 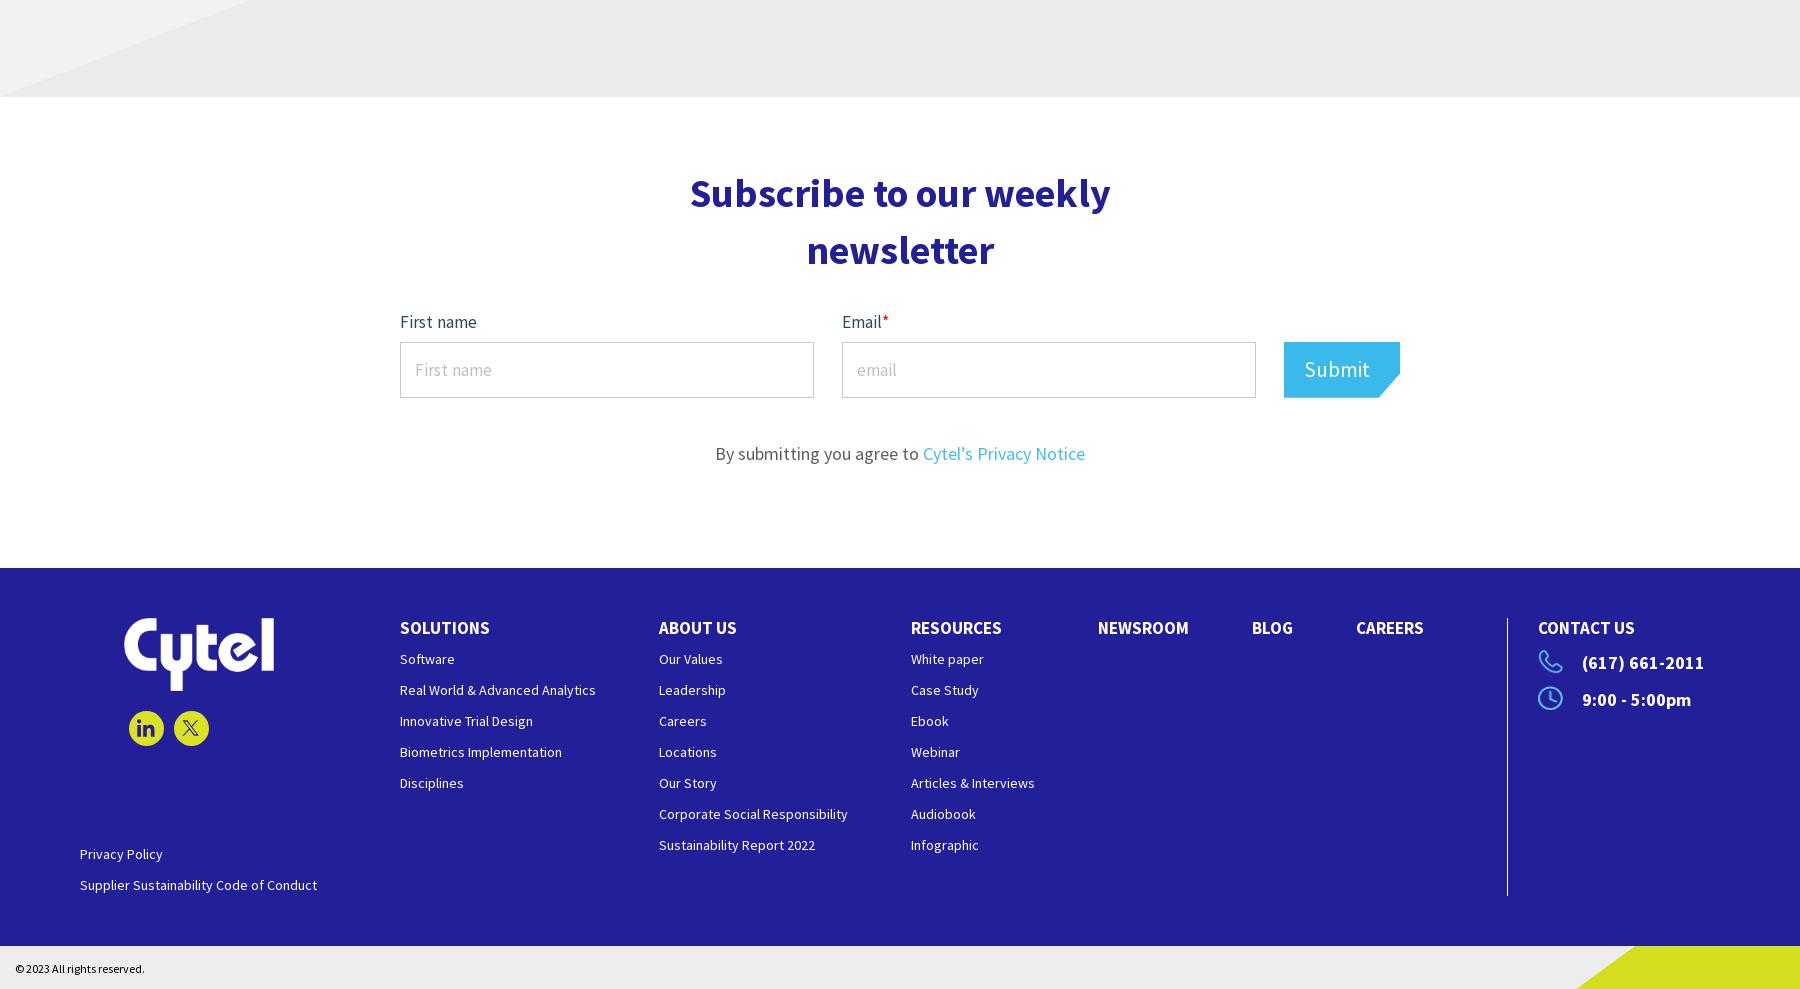 I want to click on 'First name', so click(x=438, y=321).